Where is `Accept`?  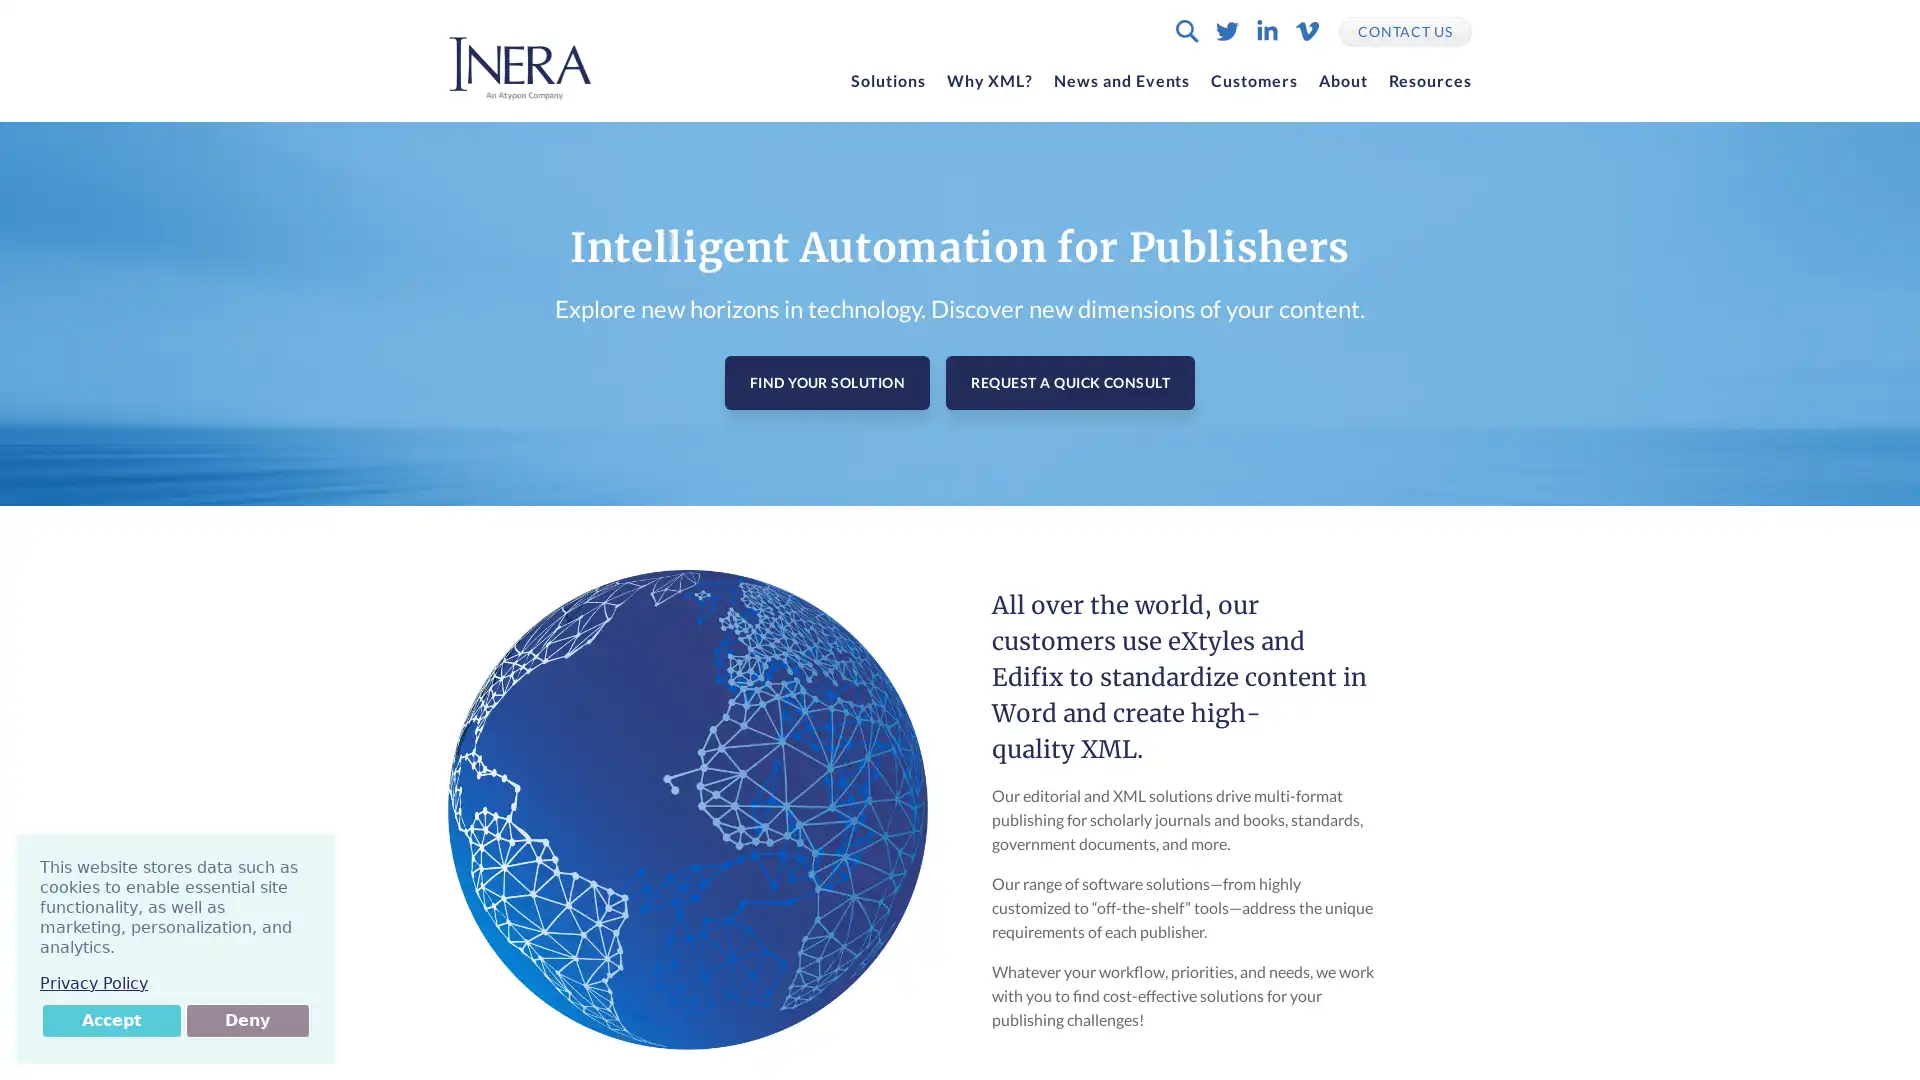
Accept is located at coordinates (110, 1021).